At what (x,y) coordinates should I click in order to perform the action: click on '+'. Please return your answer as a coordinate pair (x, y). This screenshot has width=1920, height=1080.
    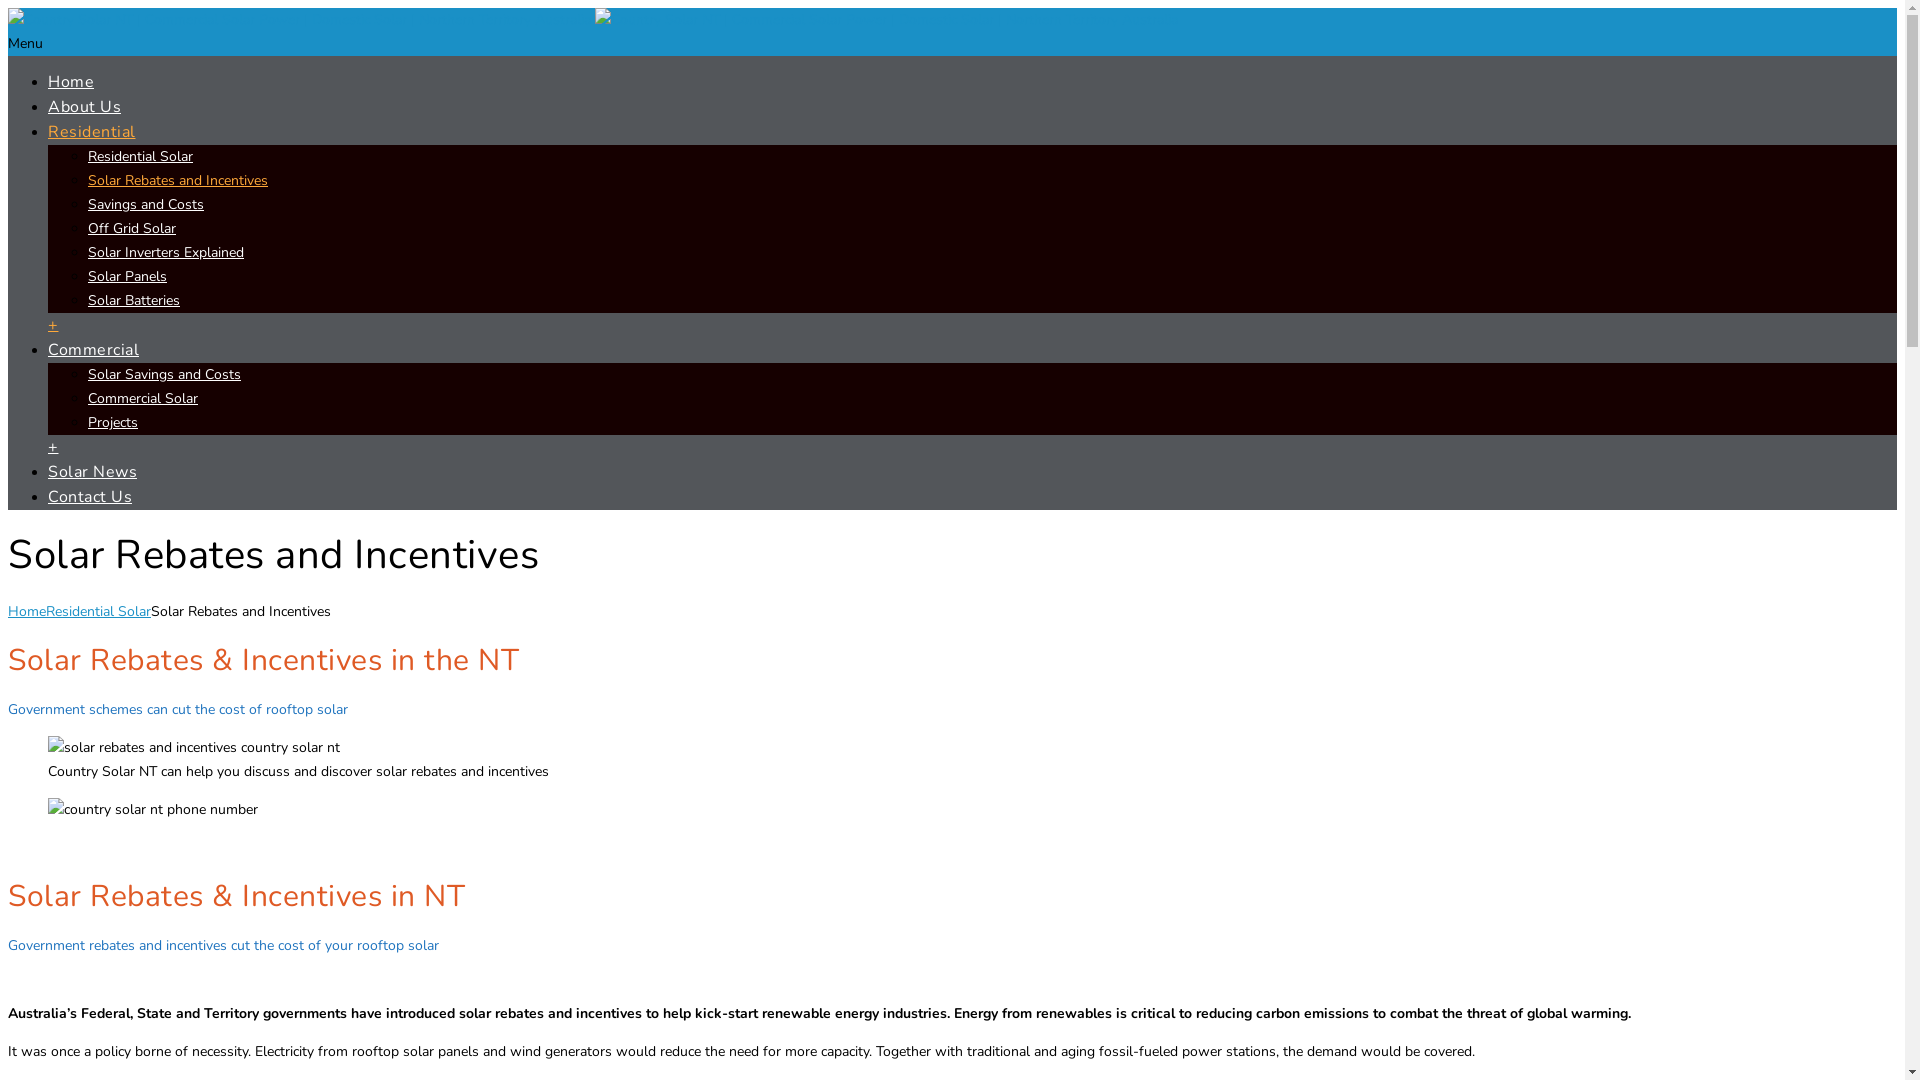
    Looking at the image, I should click on (53, 446).